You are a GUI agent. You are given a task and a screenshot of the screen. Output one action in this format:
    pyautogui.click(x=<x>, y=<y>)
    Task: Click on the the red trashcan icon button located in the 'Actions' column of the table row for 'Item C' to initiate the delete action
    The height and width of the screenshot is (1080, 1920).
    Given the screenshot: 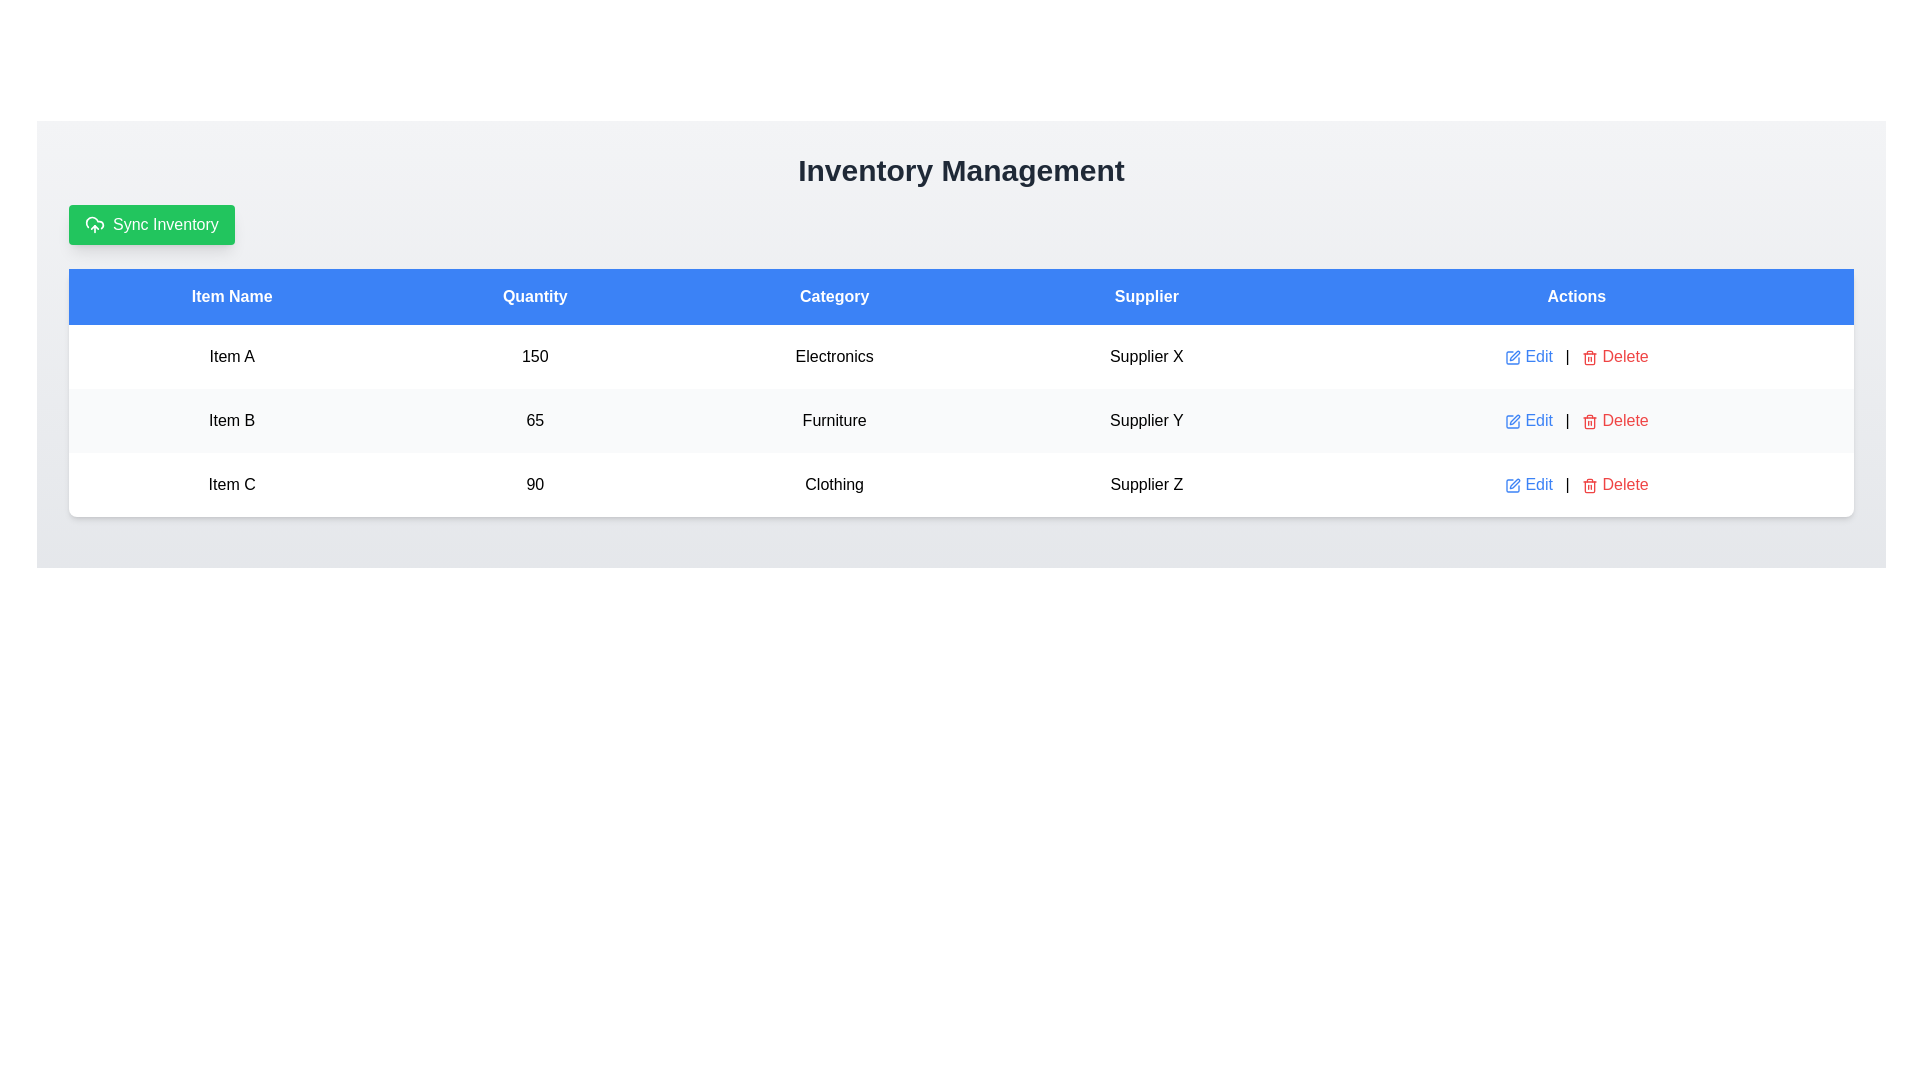 What is the action you would take?
    pyautogui.click(x=1589, y=485)
    